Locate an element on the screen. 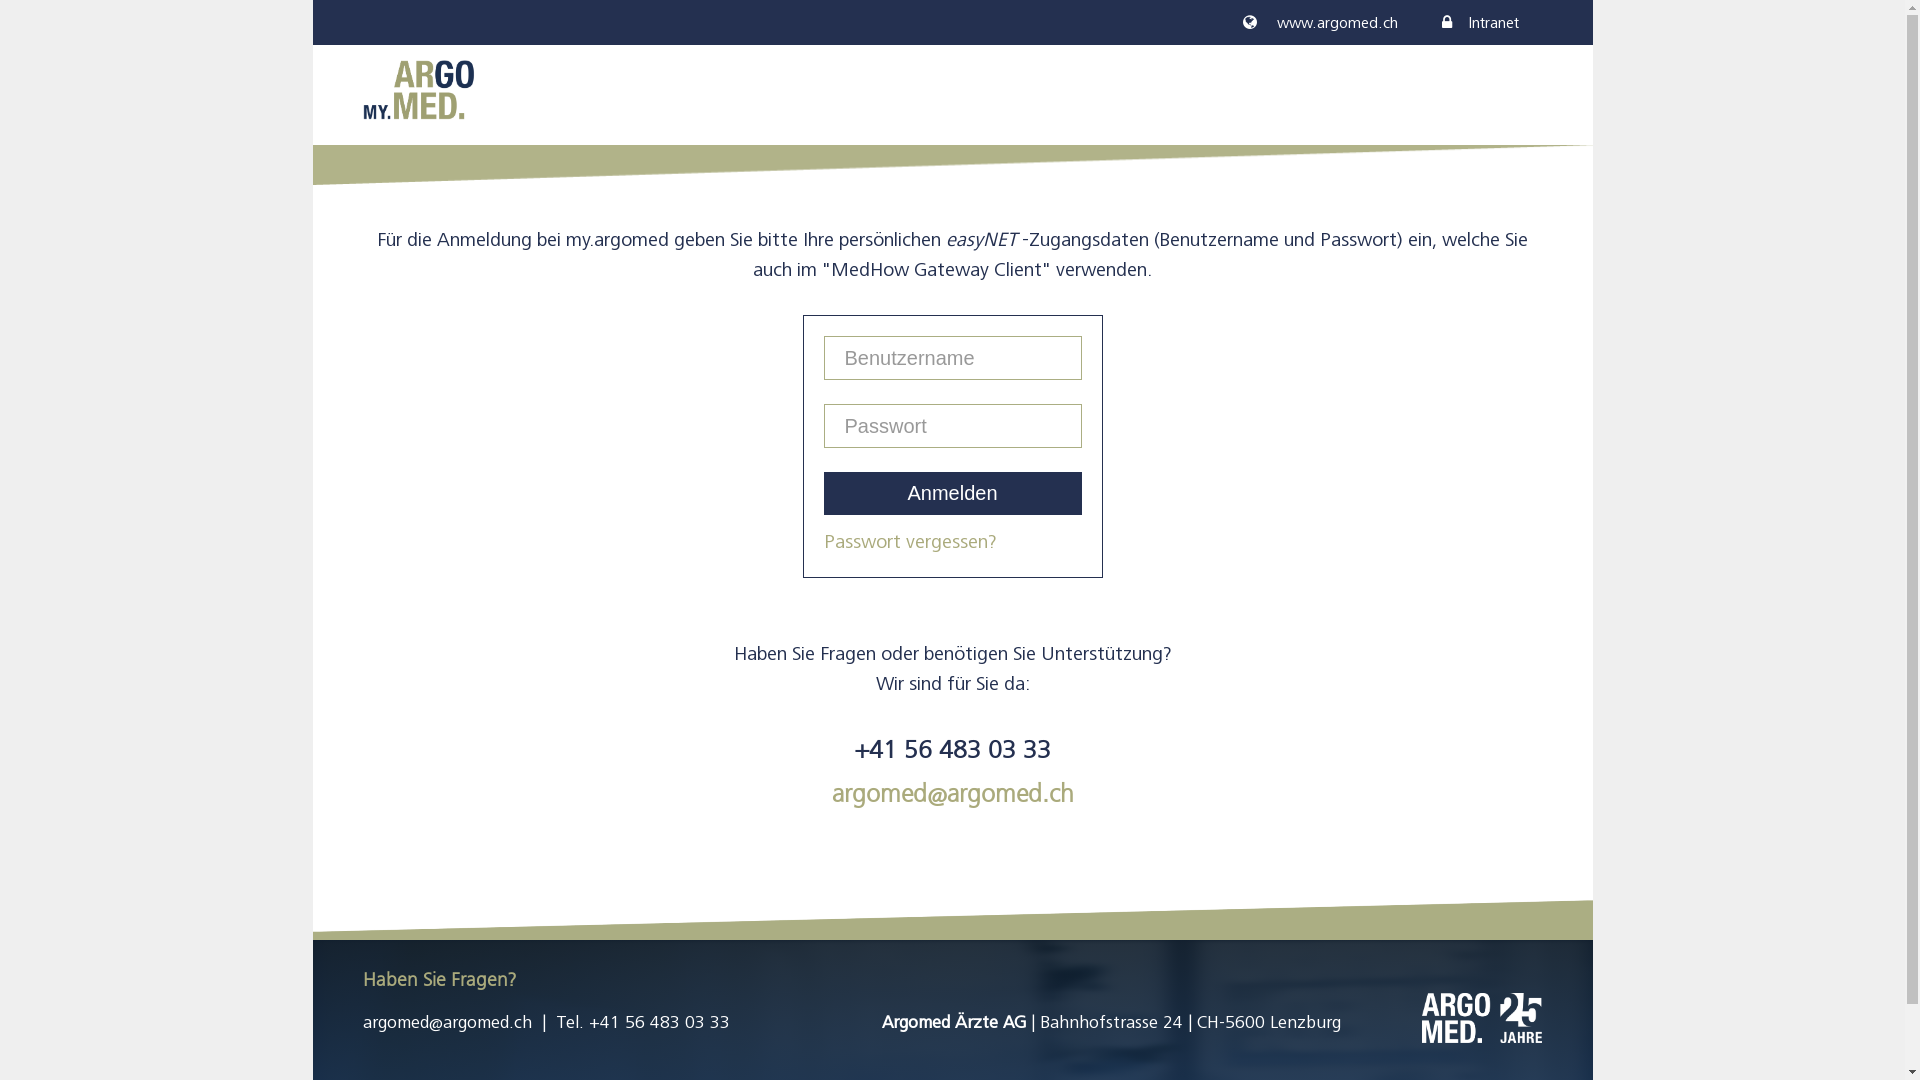  'Intranet' is located at coordinates (1480, 23).